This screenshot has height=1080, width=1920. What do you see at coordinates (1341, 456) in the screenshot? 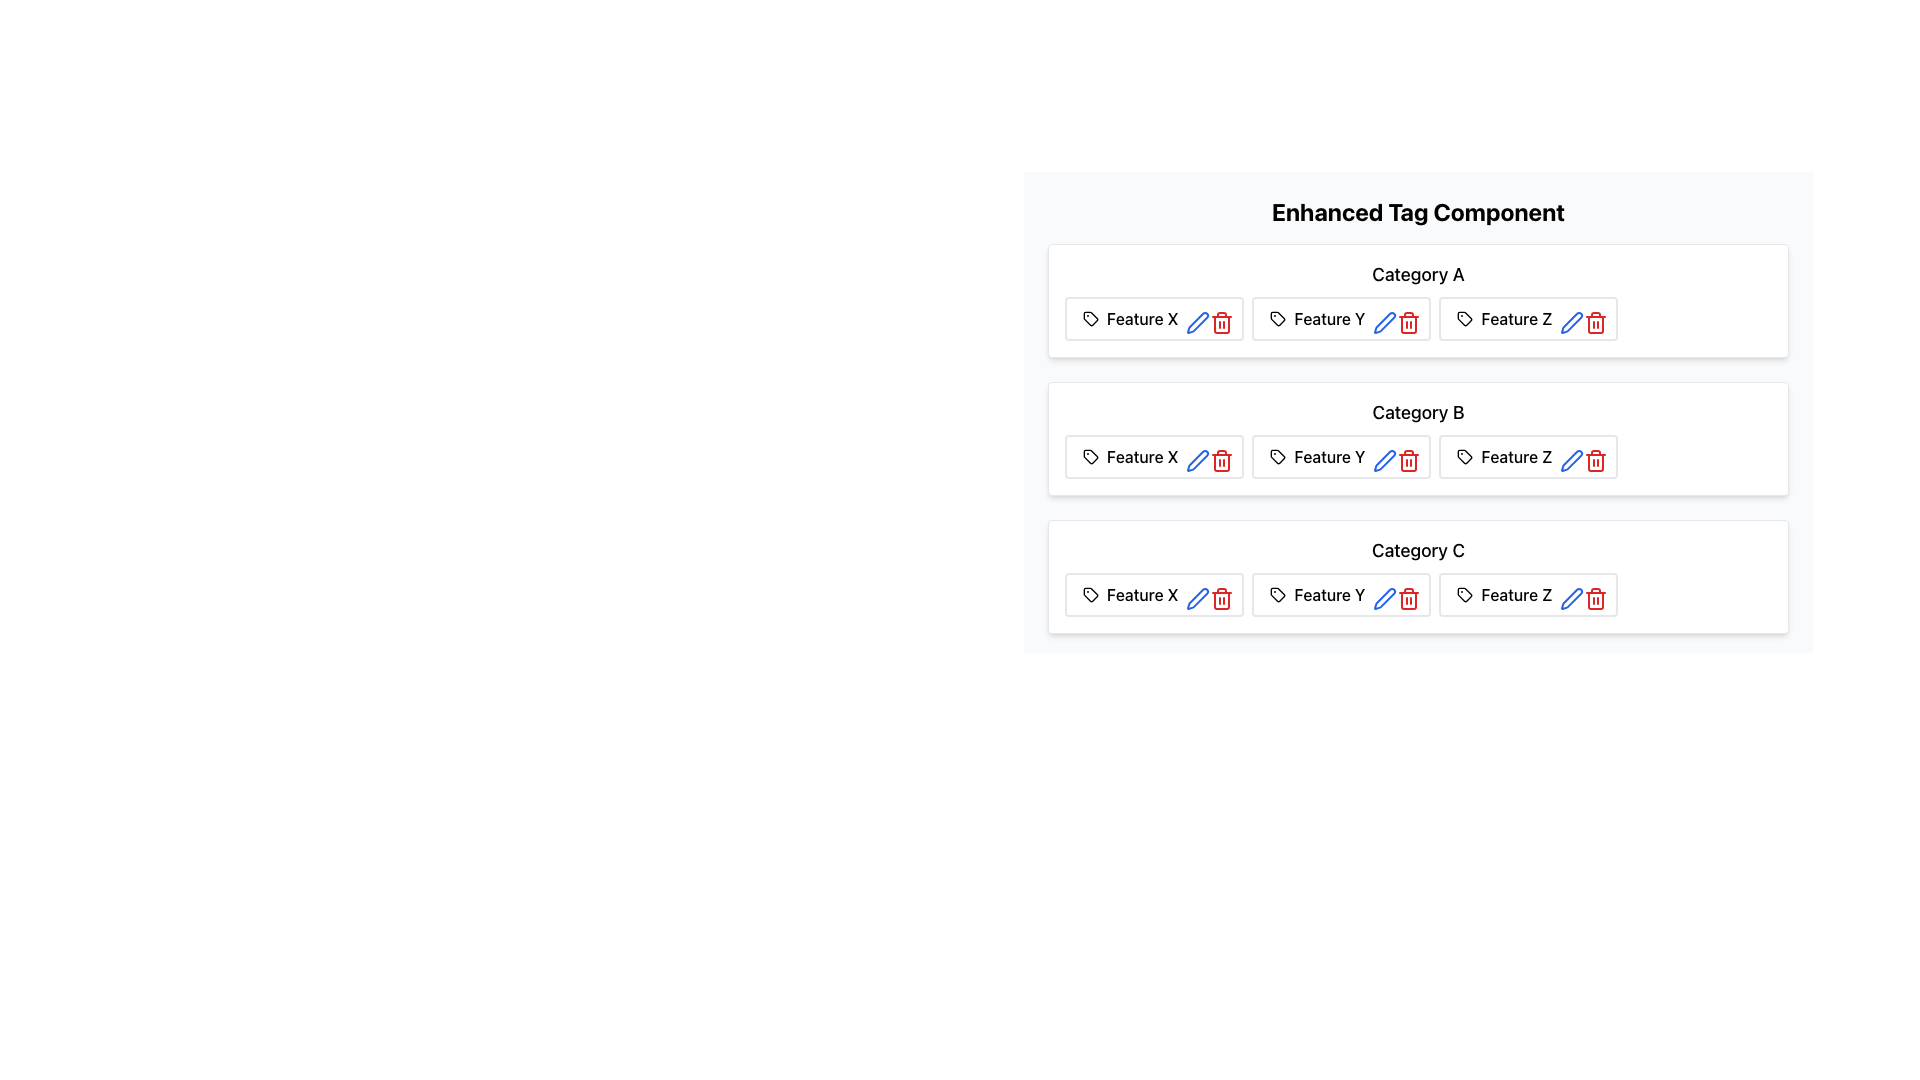
I see `the button representing 'Feature Y', which is the second button from the left in the second row under 'Category B'` at bounding box center [1341, 456].